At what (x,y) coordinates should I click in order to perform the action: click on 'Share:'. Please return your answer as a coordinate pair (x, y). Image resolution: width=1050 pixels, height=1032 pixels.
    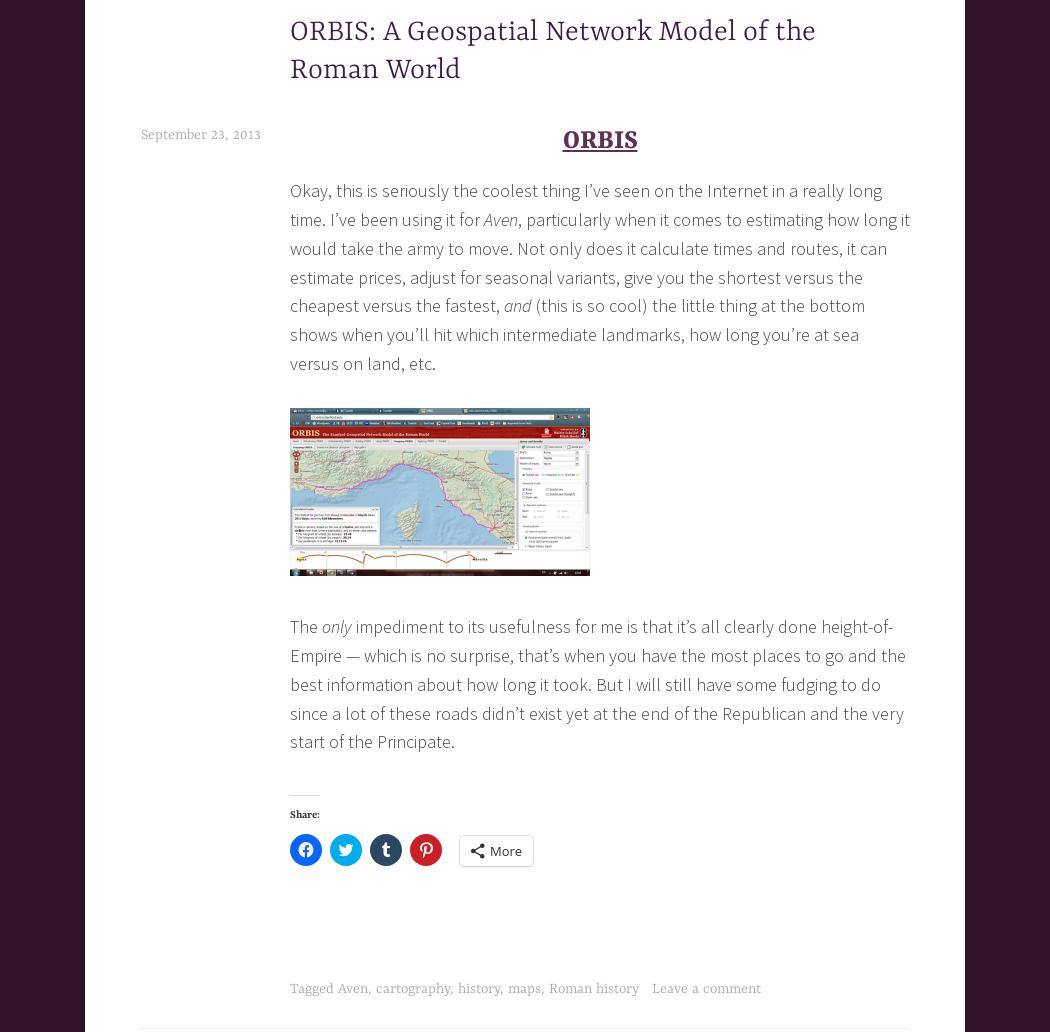
    Looking at the image, I should click on (305, 814).